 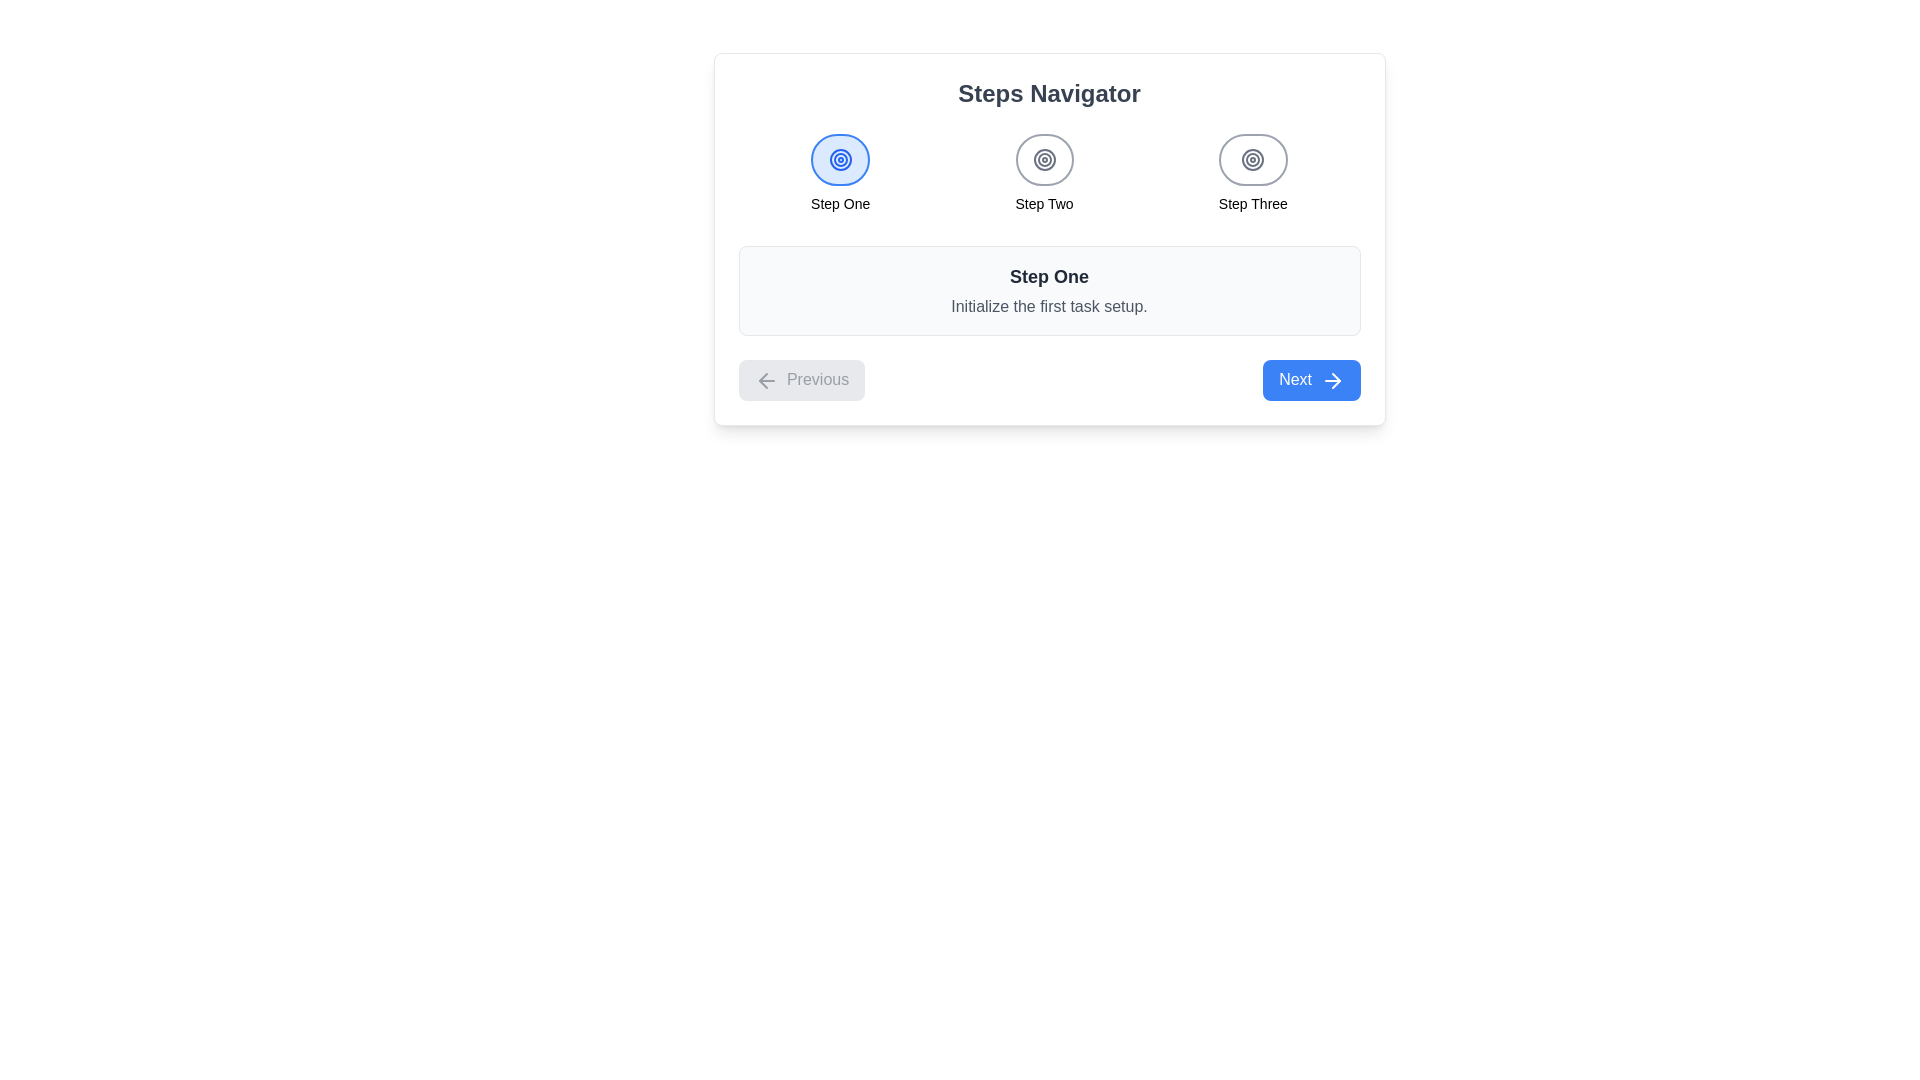 What do you see at coordinates (1048, 277) in the screenshot?
I see `the title text element located in the header of the content card, which indicates the first step in a sequence` at bounding box center [1048, 277].